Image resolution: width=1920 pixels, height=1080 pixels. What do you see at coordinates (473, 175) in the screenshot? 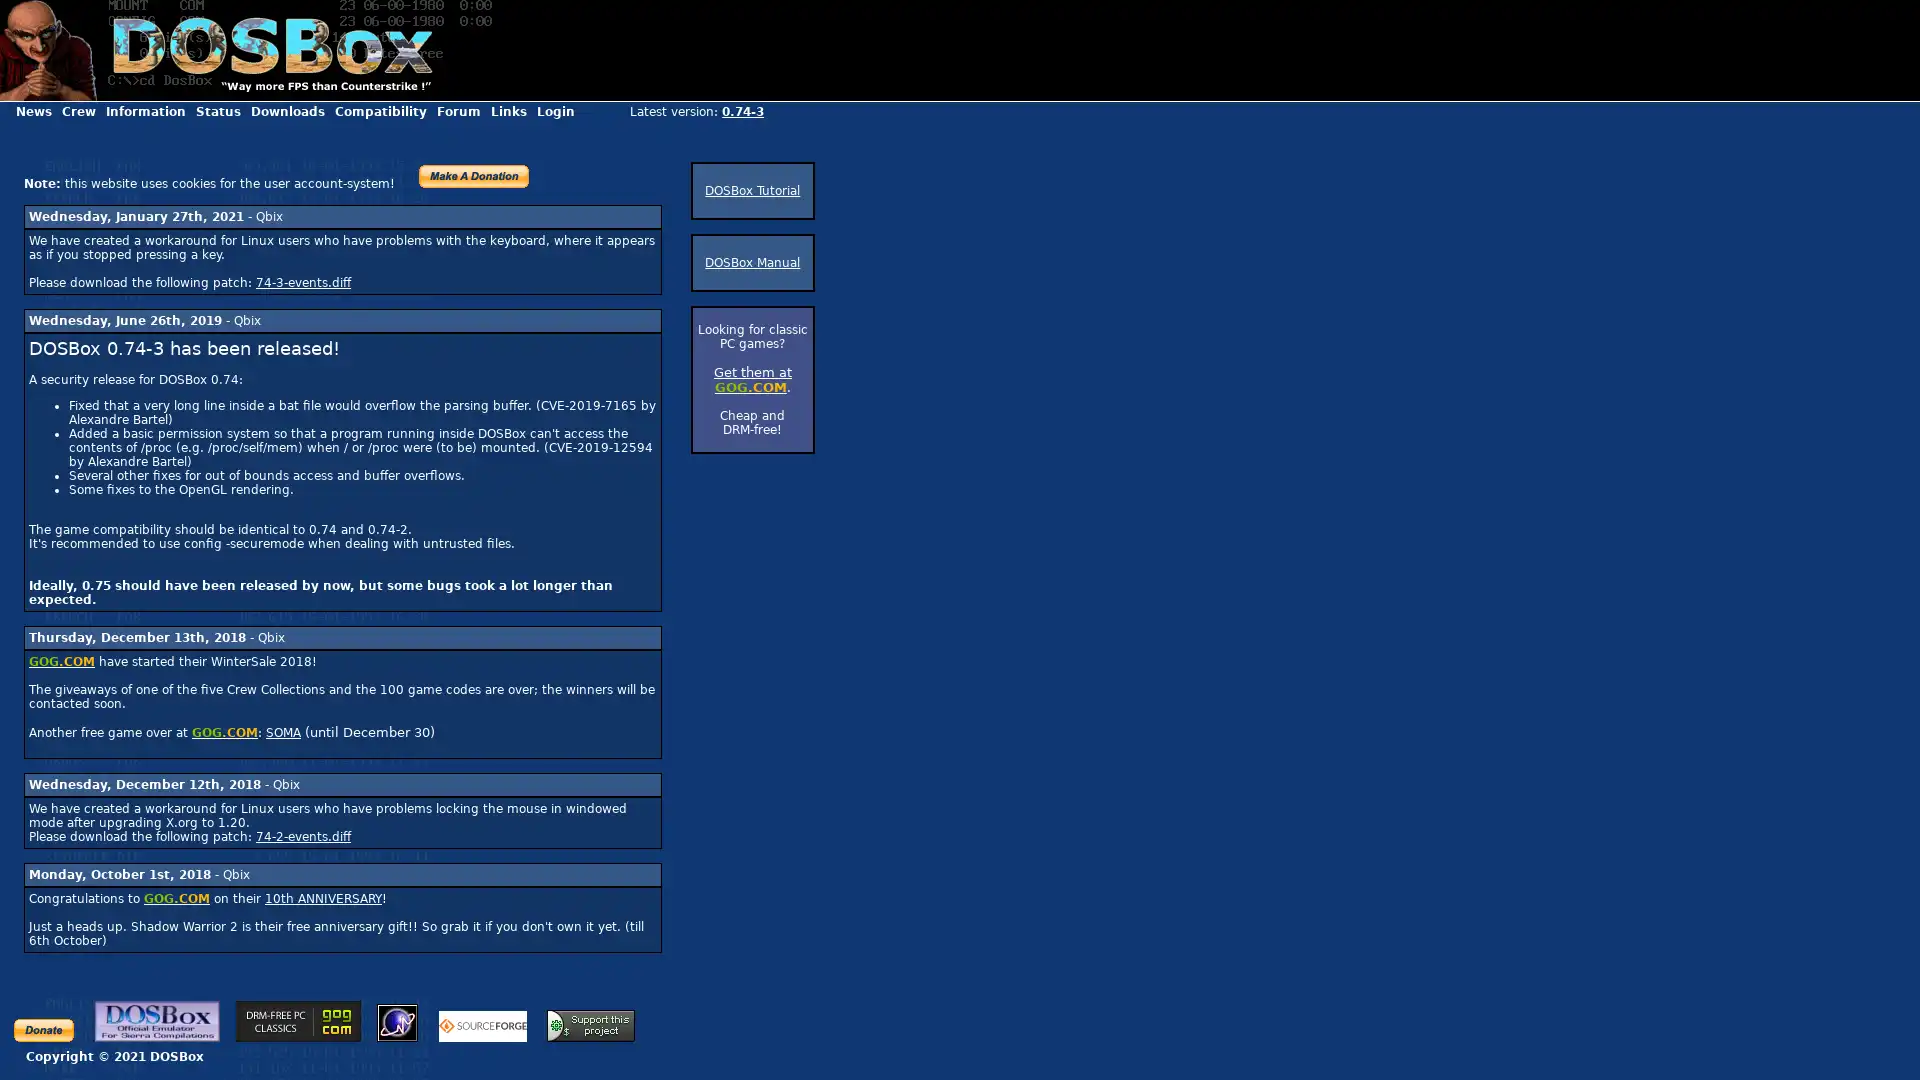
I see `PayPal - The safer, easier way to pay online!` at bounding box center [473, 175].